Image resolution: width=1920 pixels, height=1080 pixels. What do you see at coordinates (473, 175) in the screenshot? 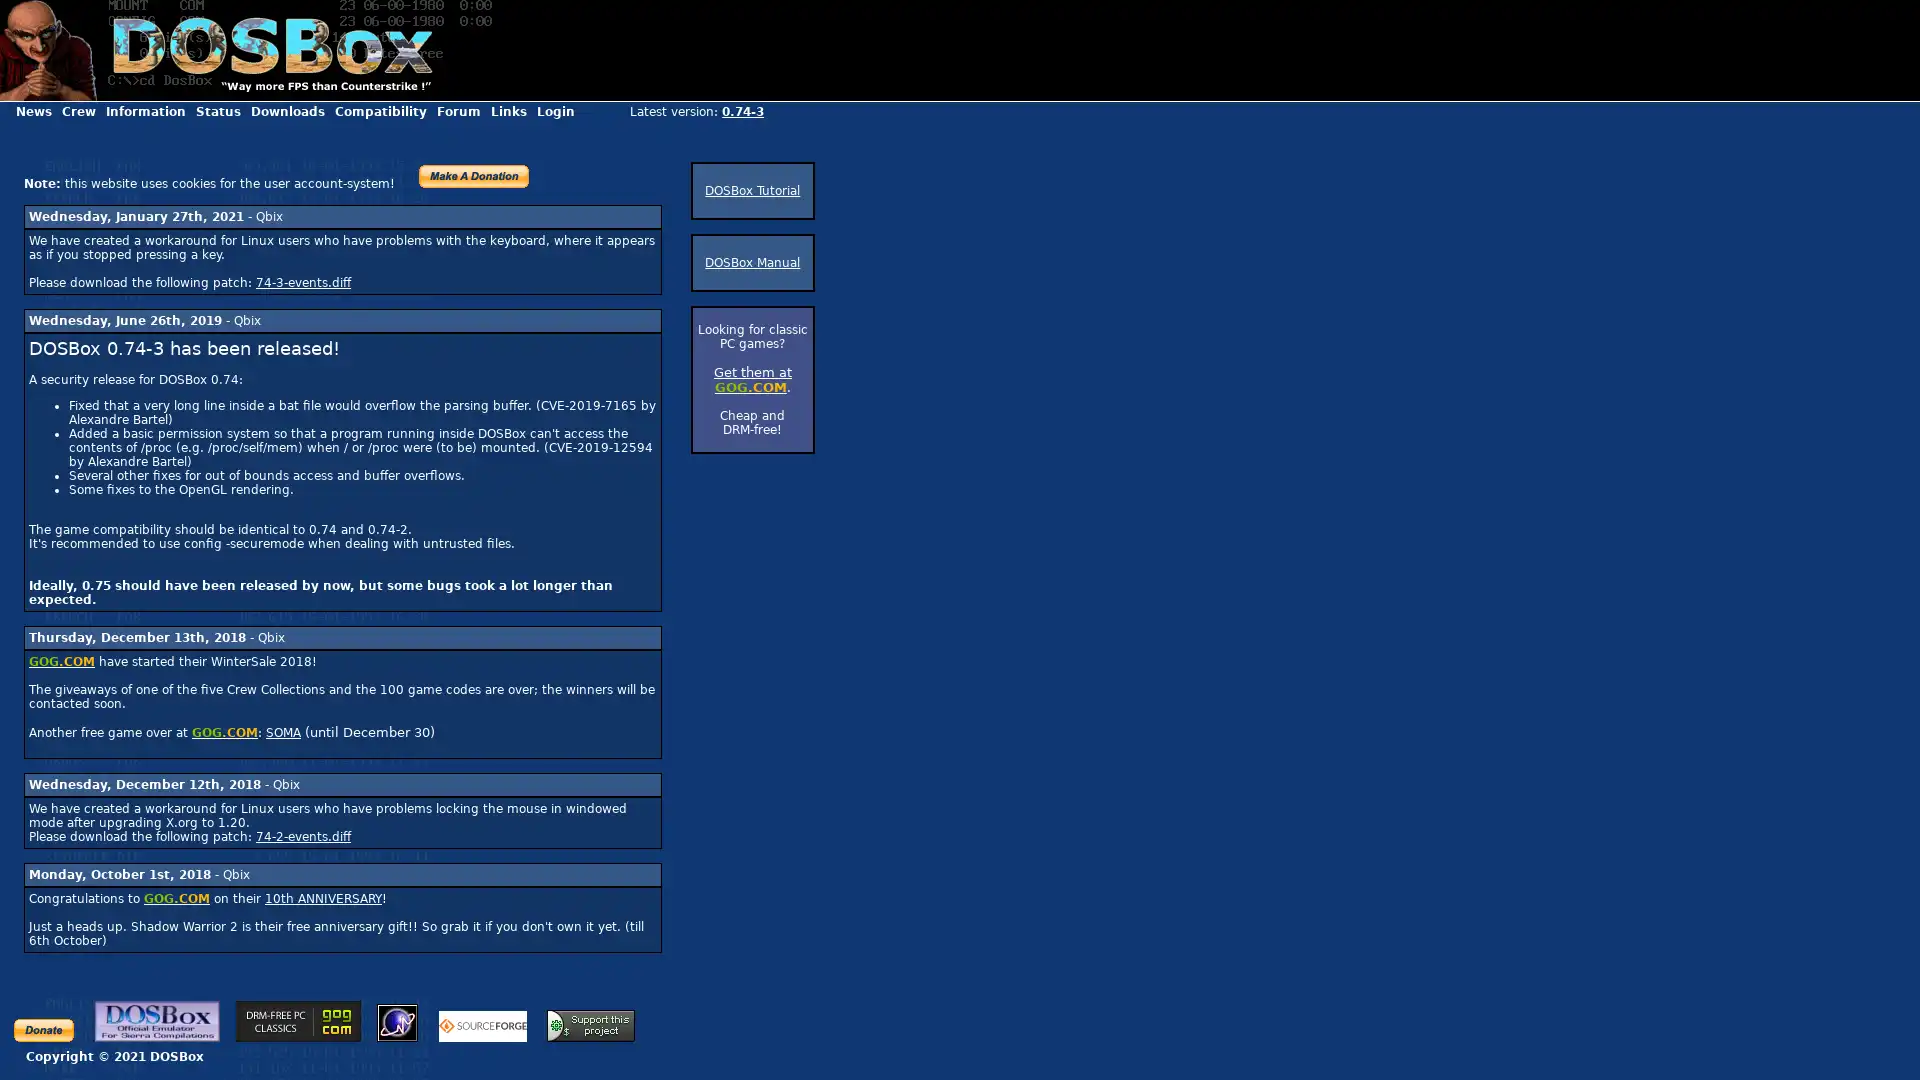
I see `PayPal - The safer, easier way to pay online!` at bounding box center [473, 175].